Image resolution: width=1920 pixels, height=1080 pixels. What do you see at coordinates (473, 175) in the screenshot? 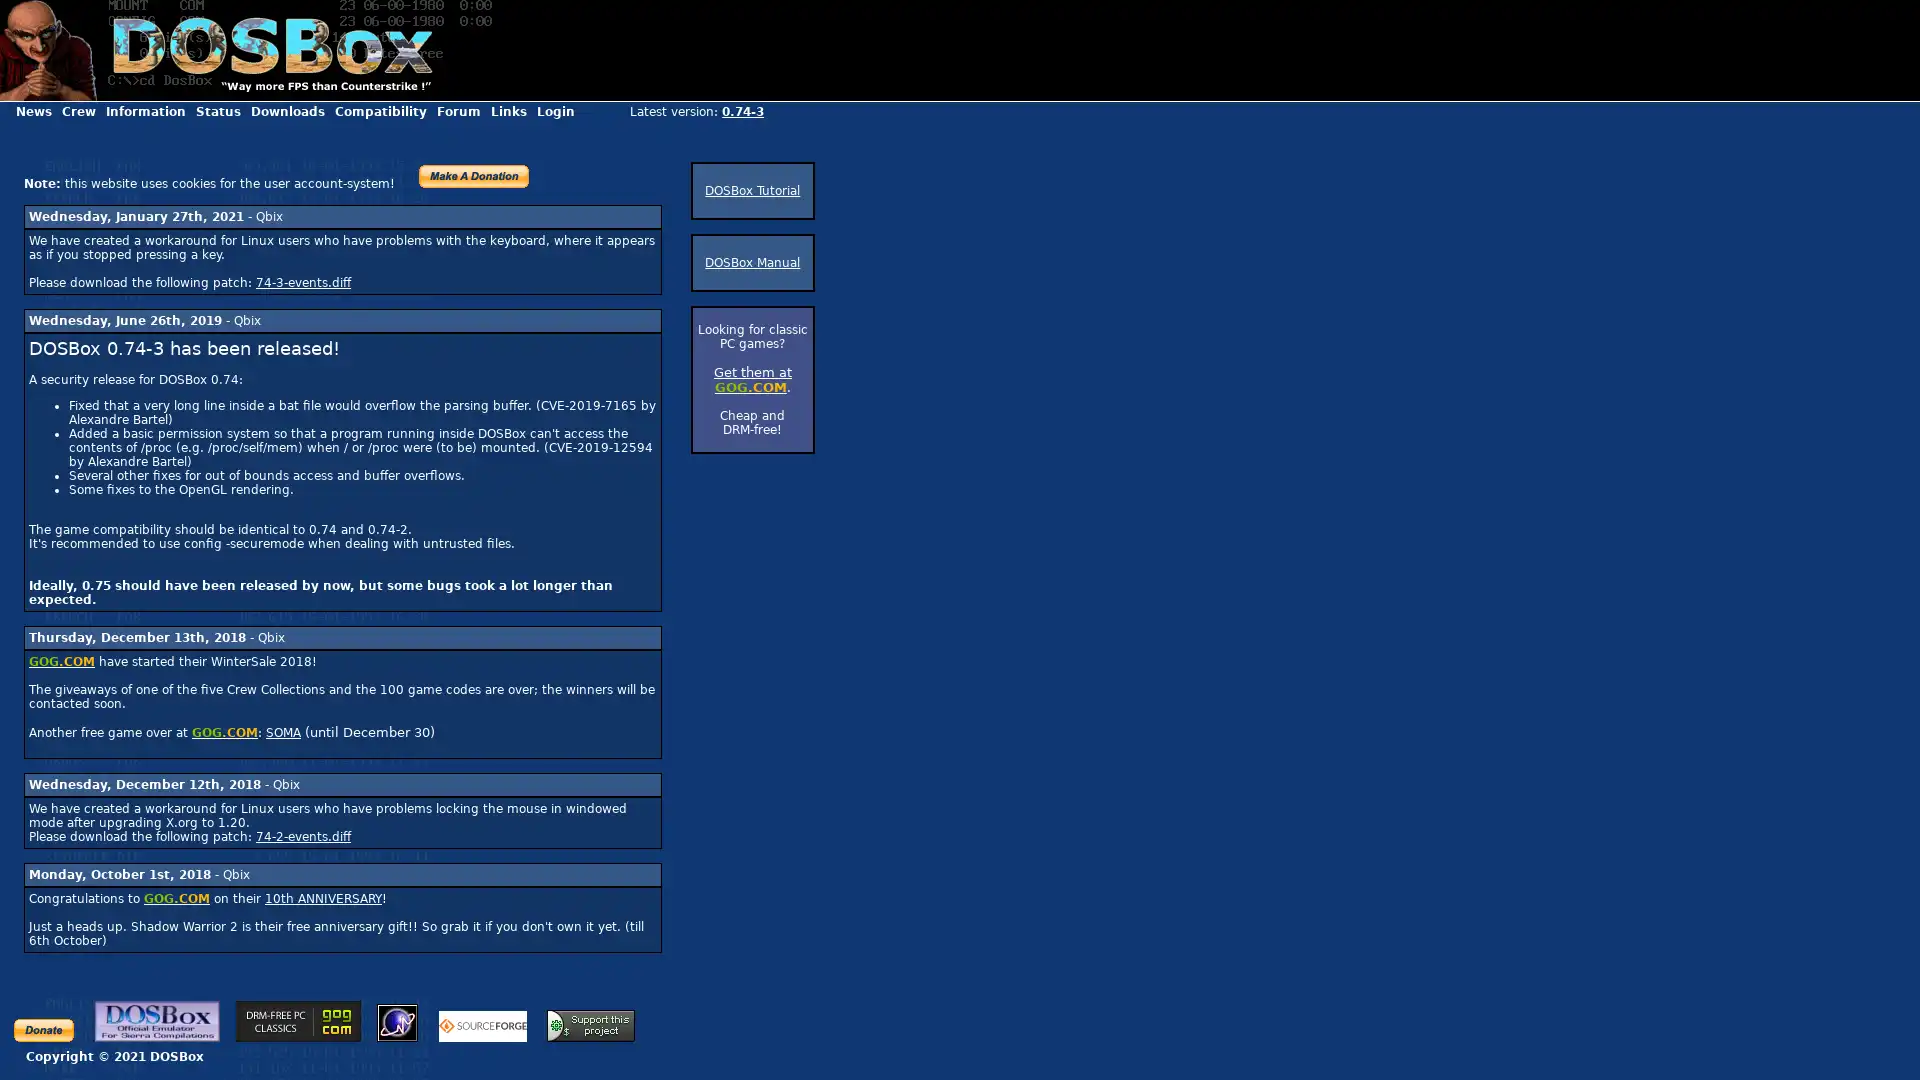
I see `PayPal - The safer, easier way to pay online!` at bounding box center [473, 175].